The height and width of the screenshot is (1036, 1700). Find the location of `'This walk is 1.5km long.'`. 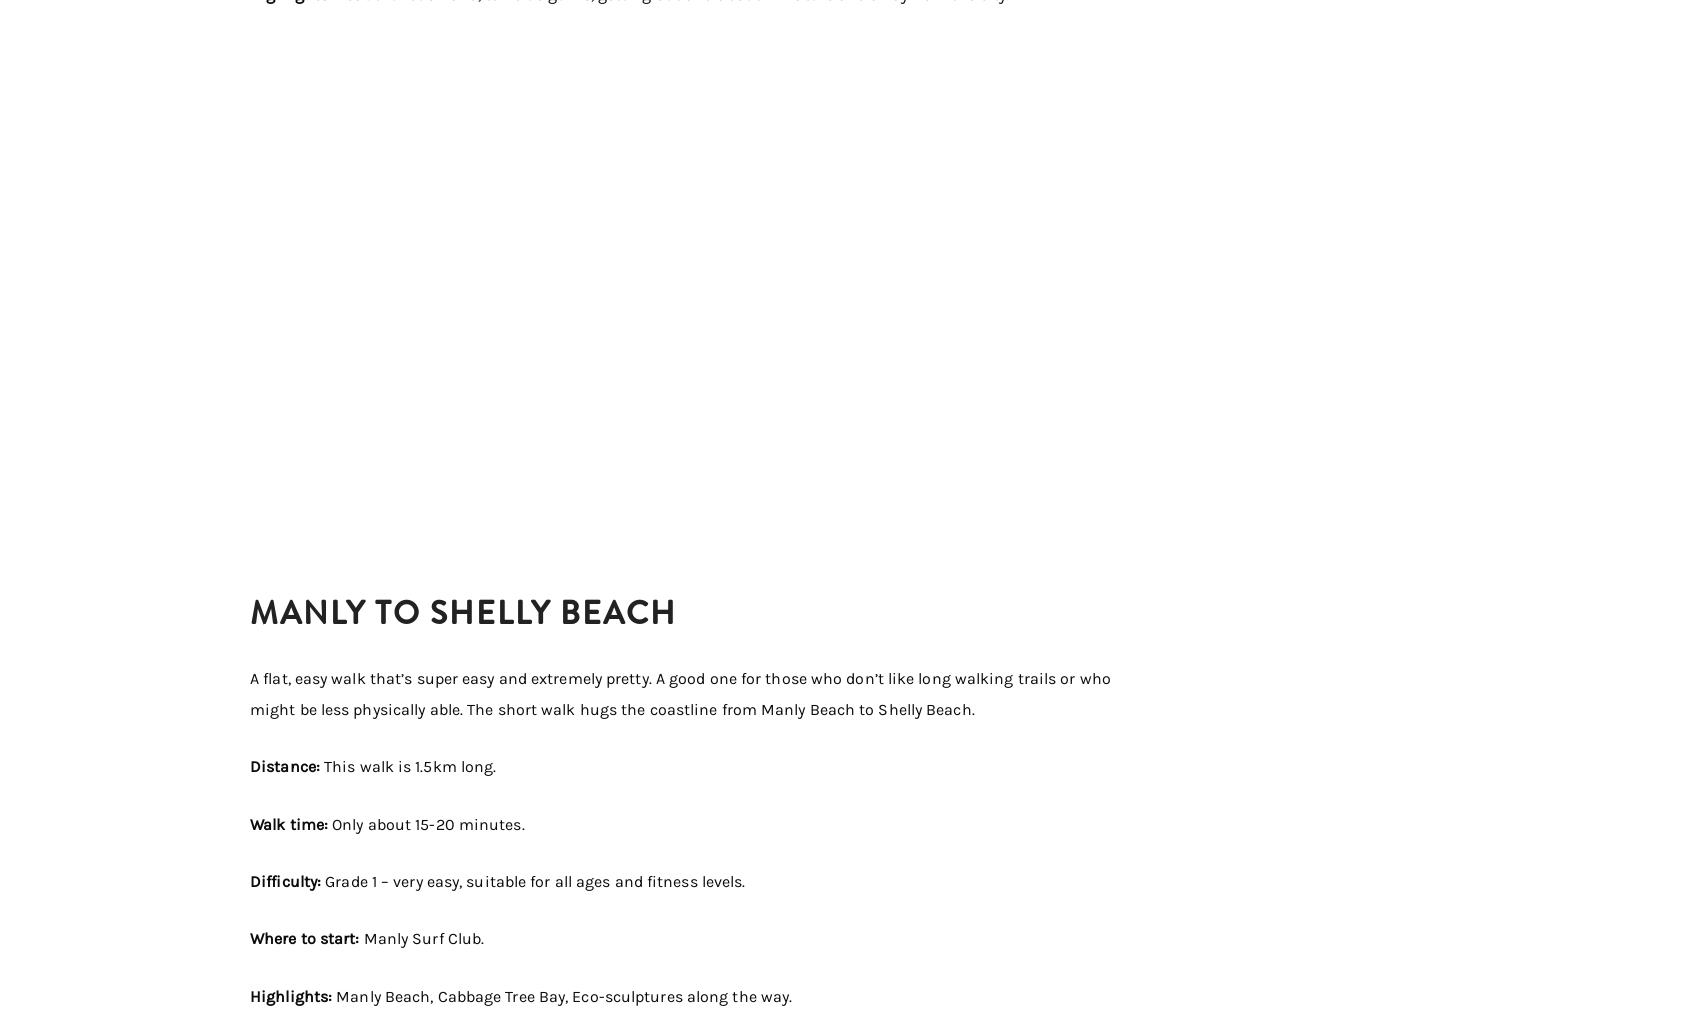

'This walk is 1.5km long.' is located at coordinates (323, 766).